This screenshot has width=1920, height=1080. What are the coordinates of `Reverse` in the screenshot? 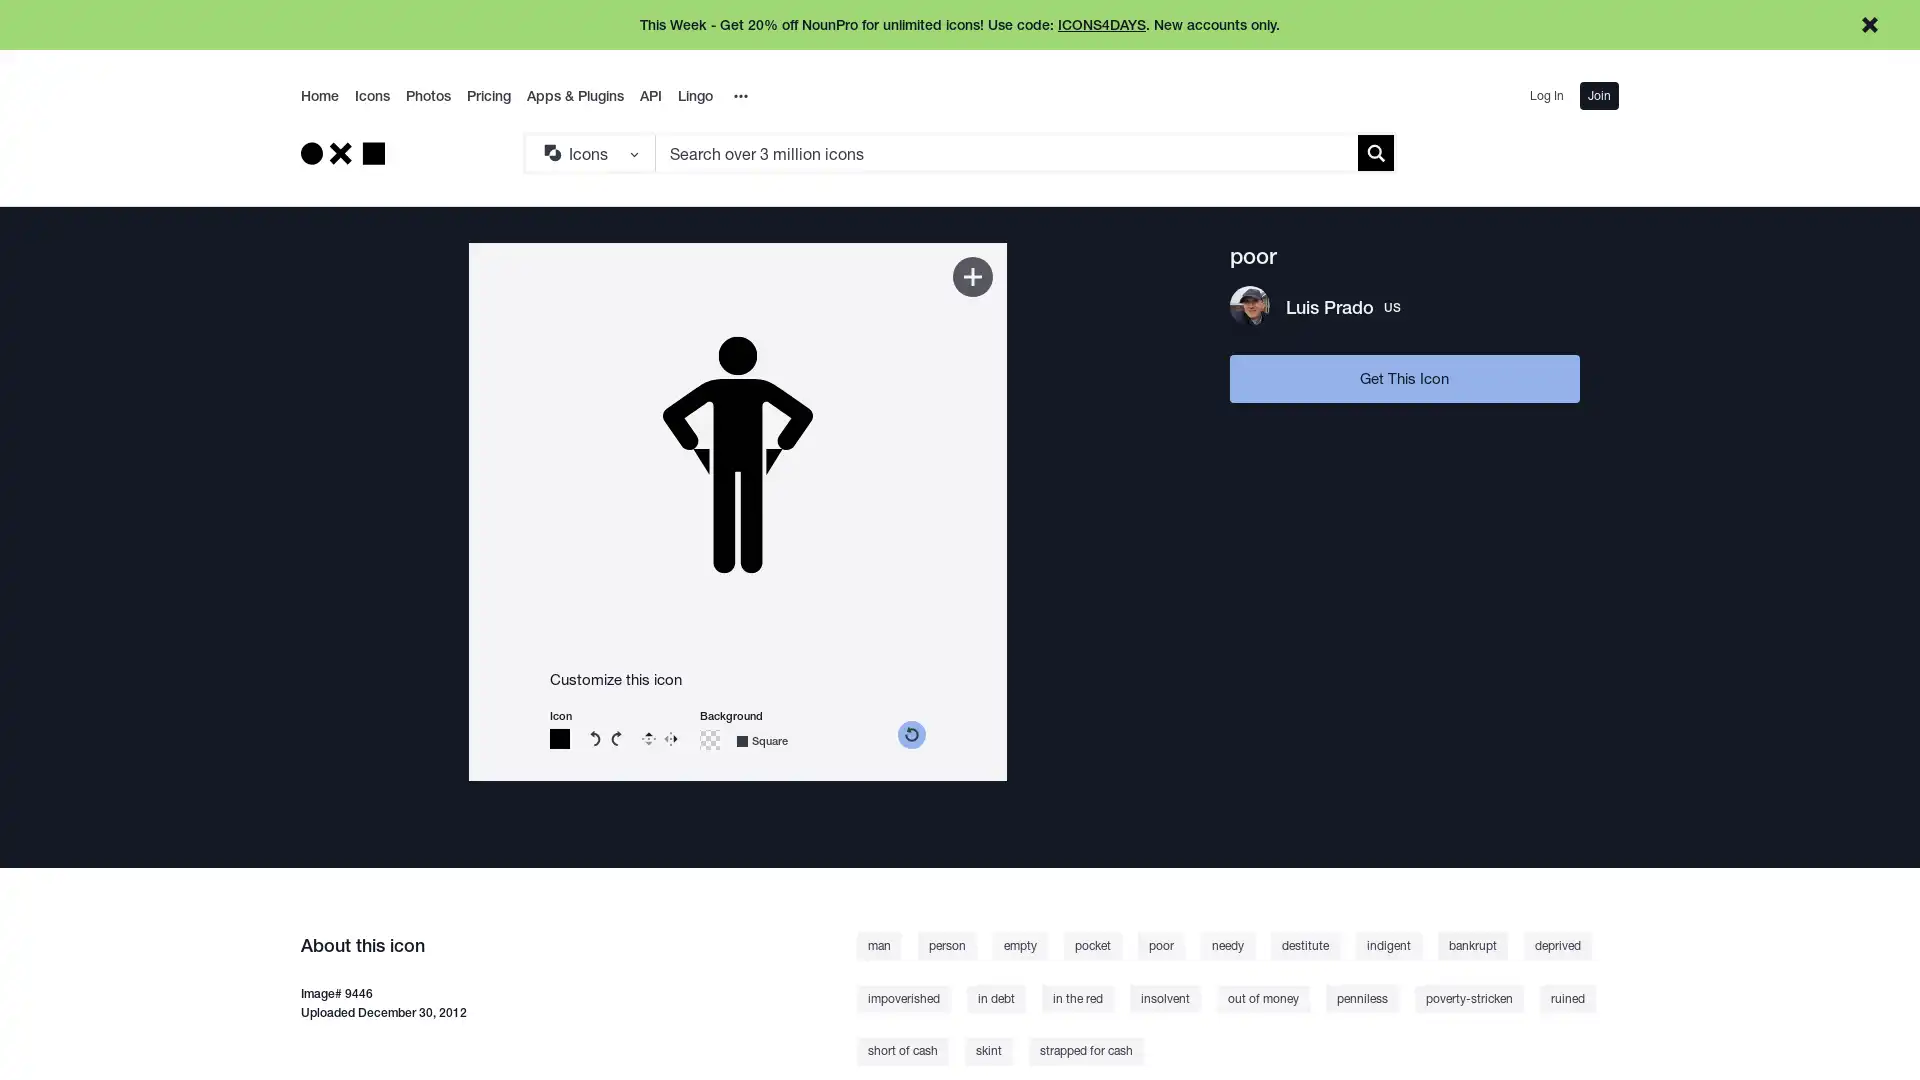 It's located at (670, 739).